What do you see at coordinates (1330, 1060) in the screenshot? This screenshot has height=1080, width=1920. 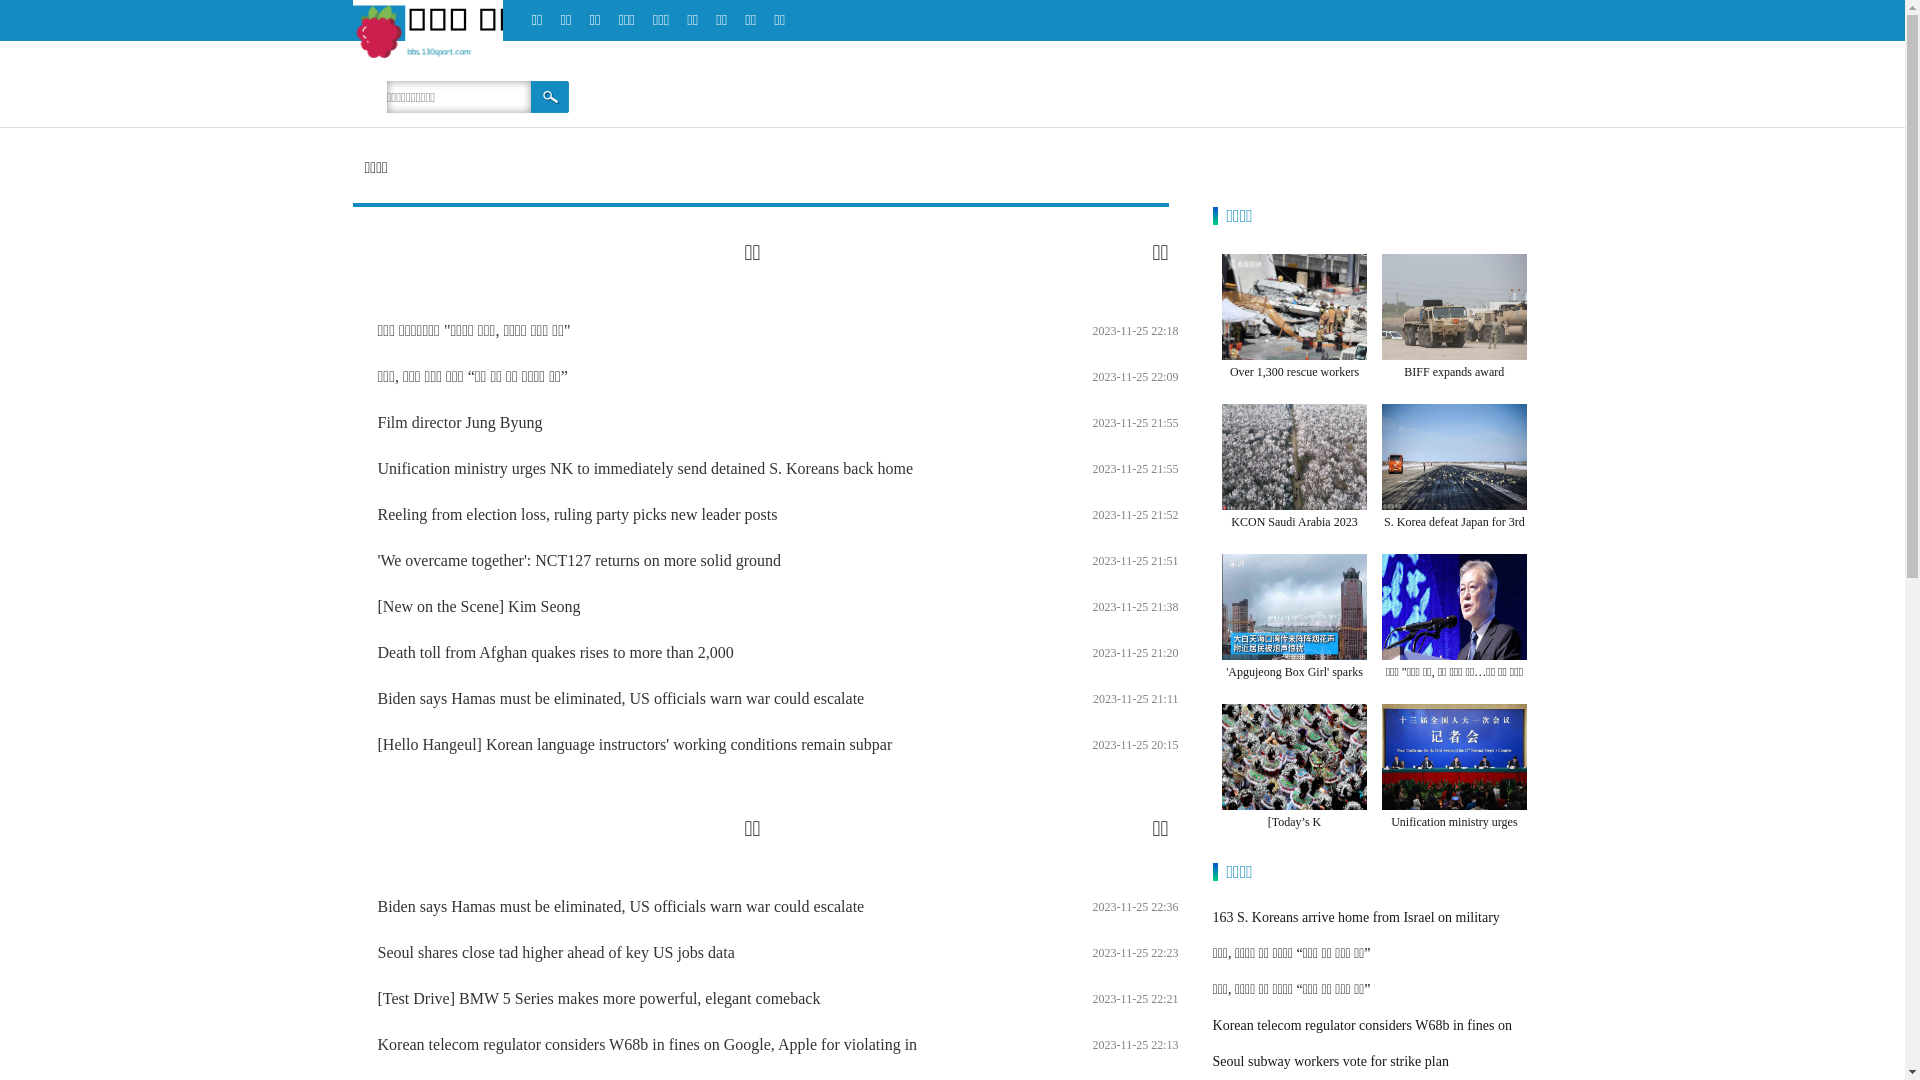 I see `'Seoul subway workers vote for strike plan'` at bounding box center [1330, 1060].